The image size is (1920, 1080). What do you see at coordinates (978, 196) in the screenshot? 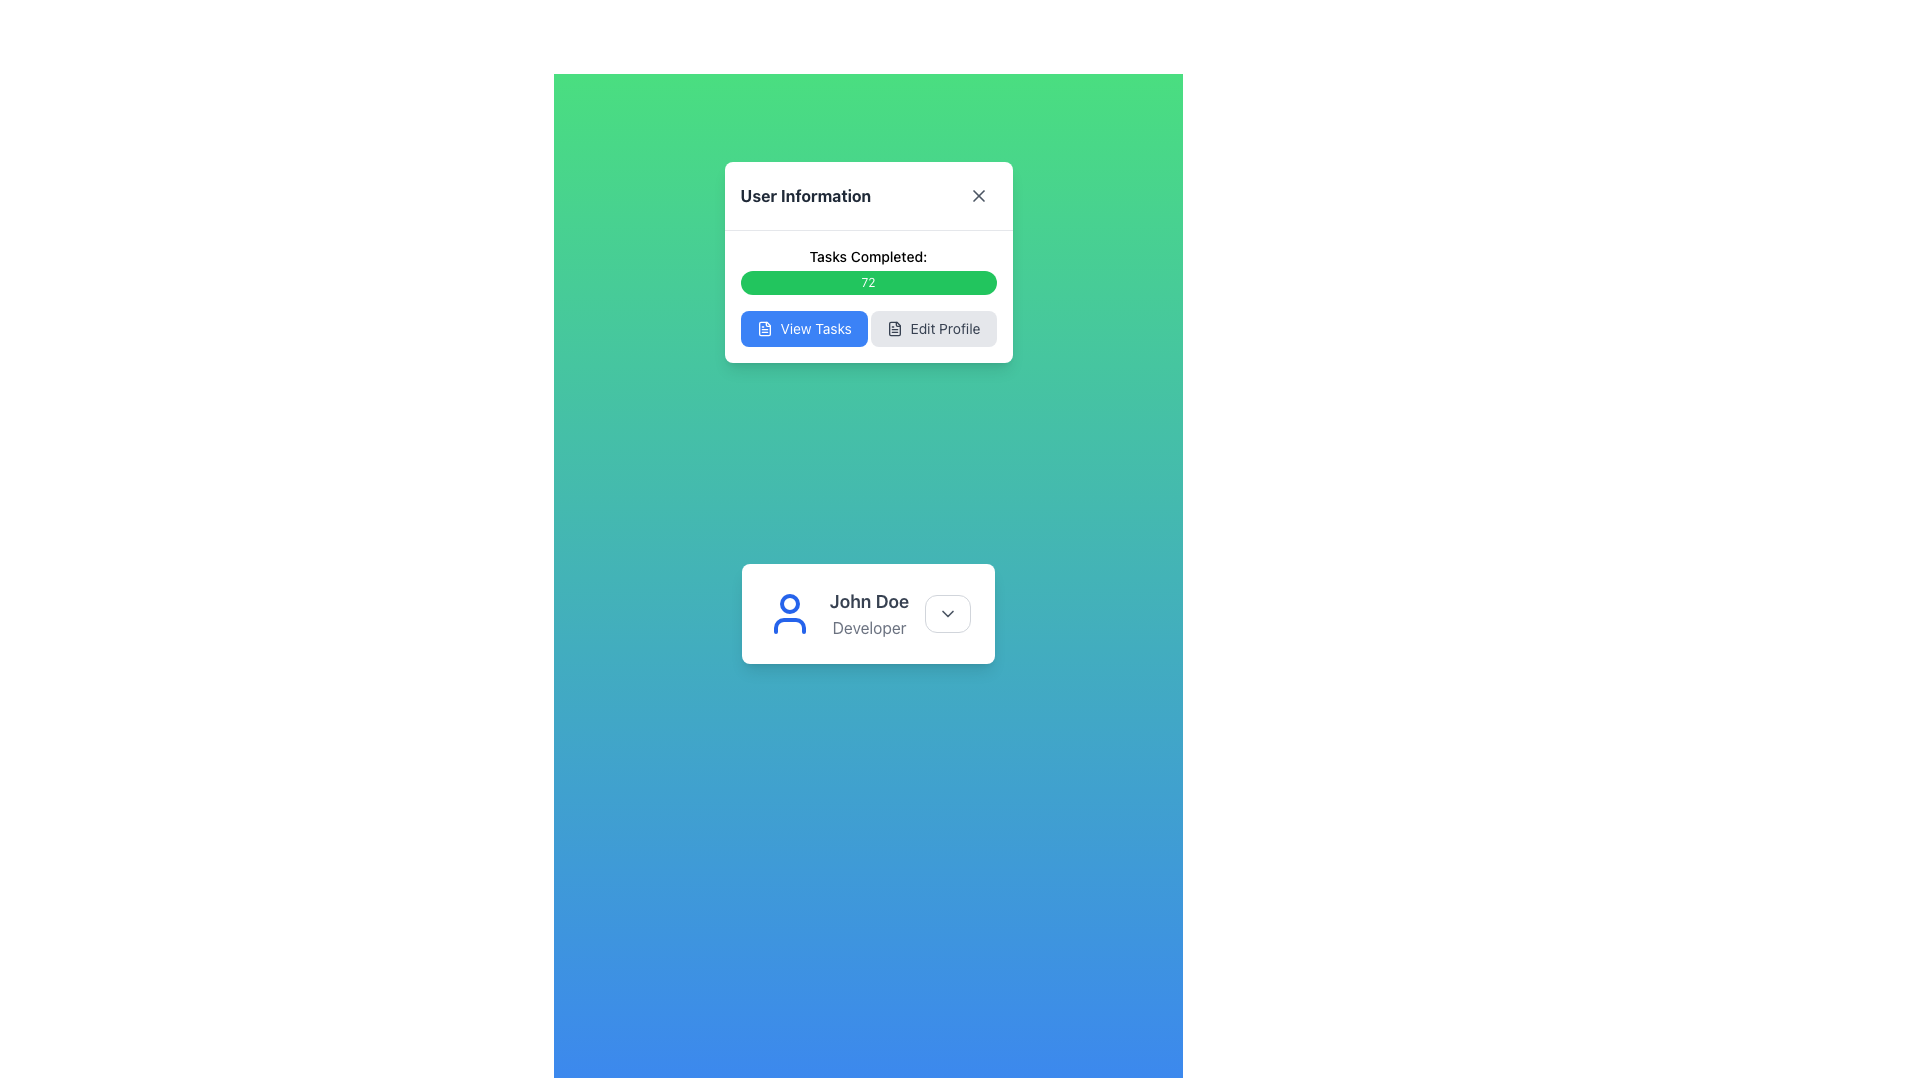
I see `the small 'X' icon button located in the top-right corner of the 'User Information' card` at bounding box center [978, 196].